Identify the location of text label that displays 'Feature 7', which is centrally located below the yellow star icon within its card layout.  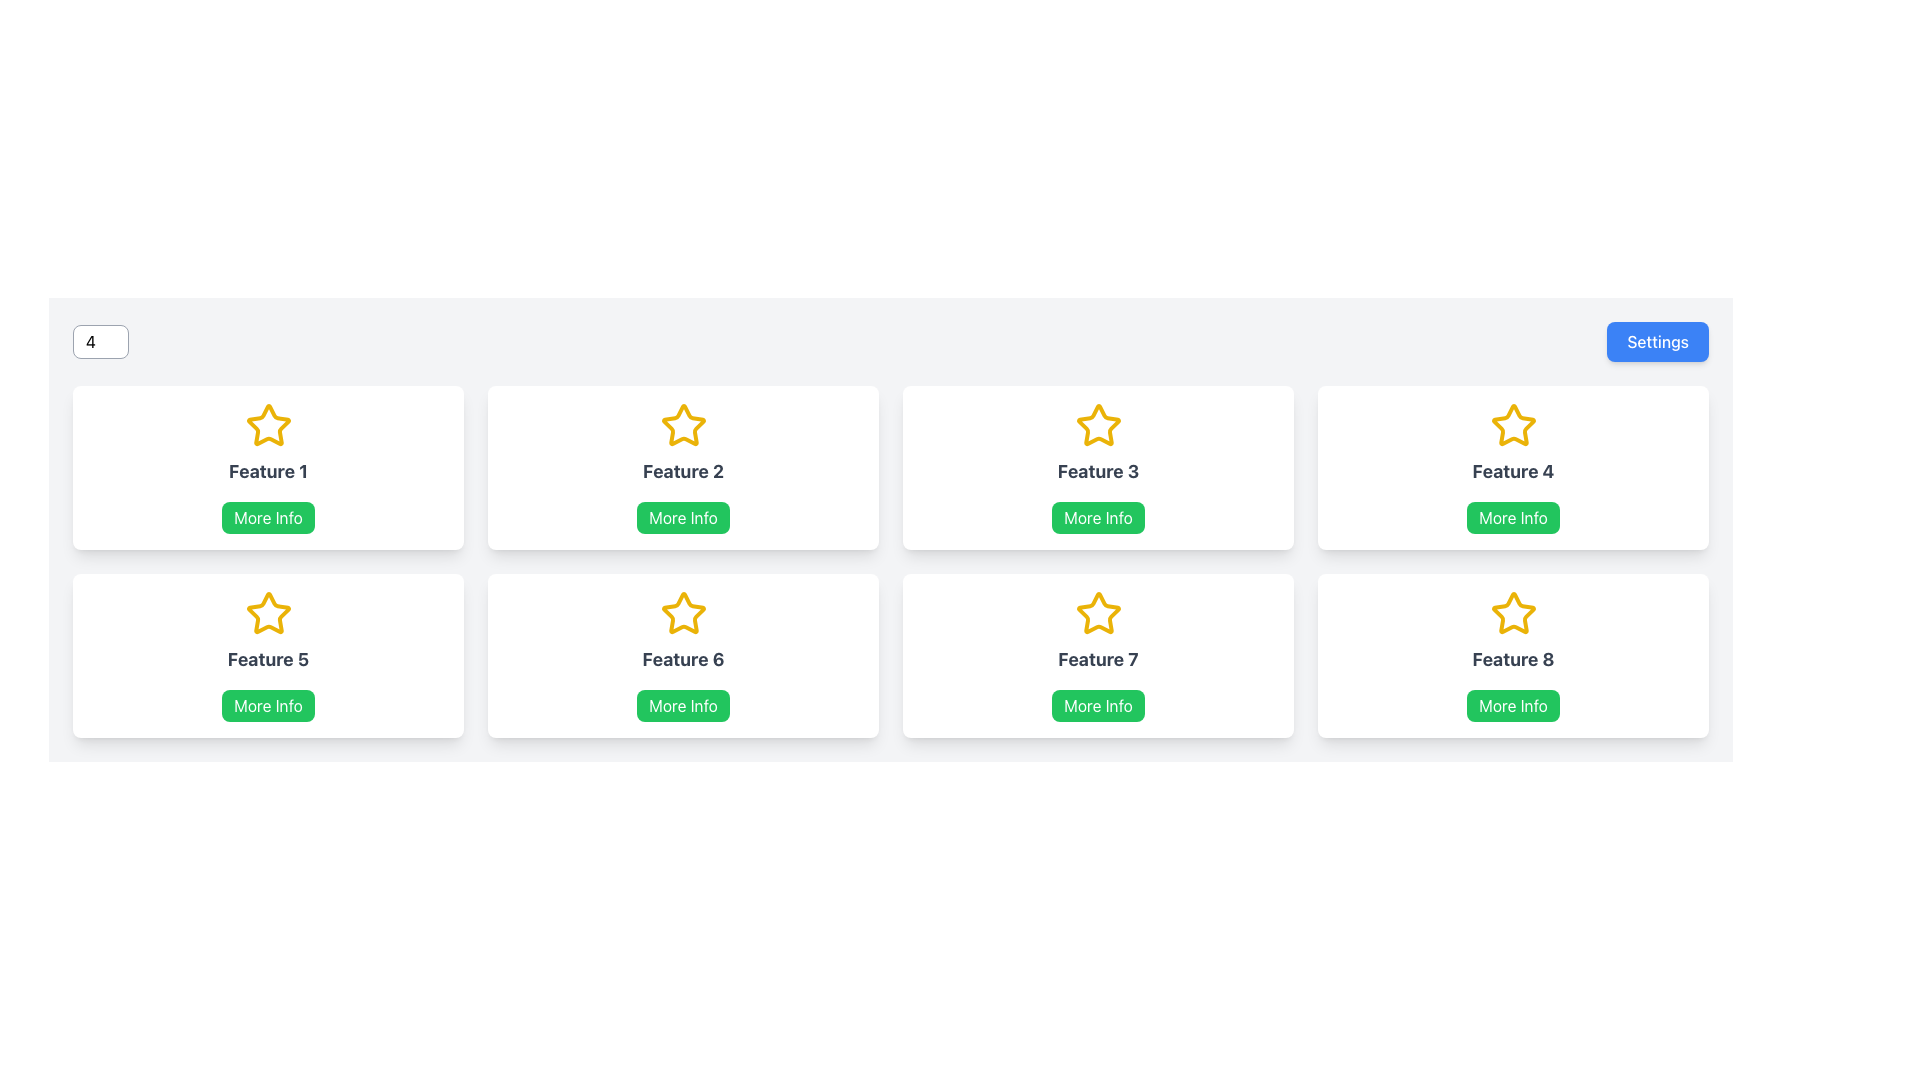
(1097, 659).